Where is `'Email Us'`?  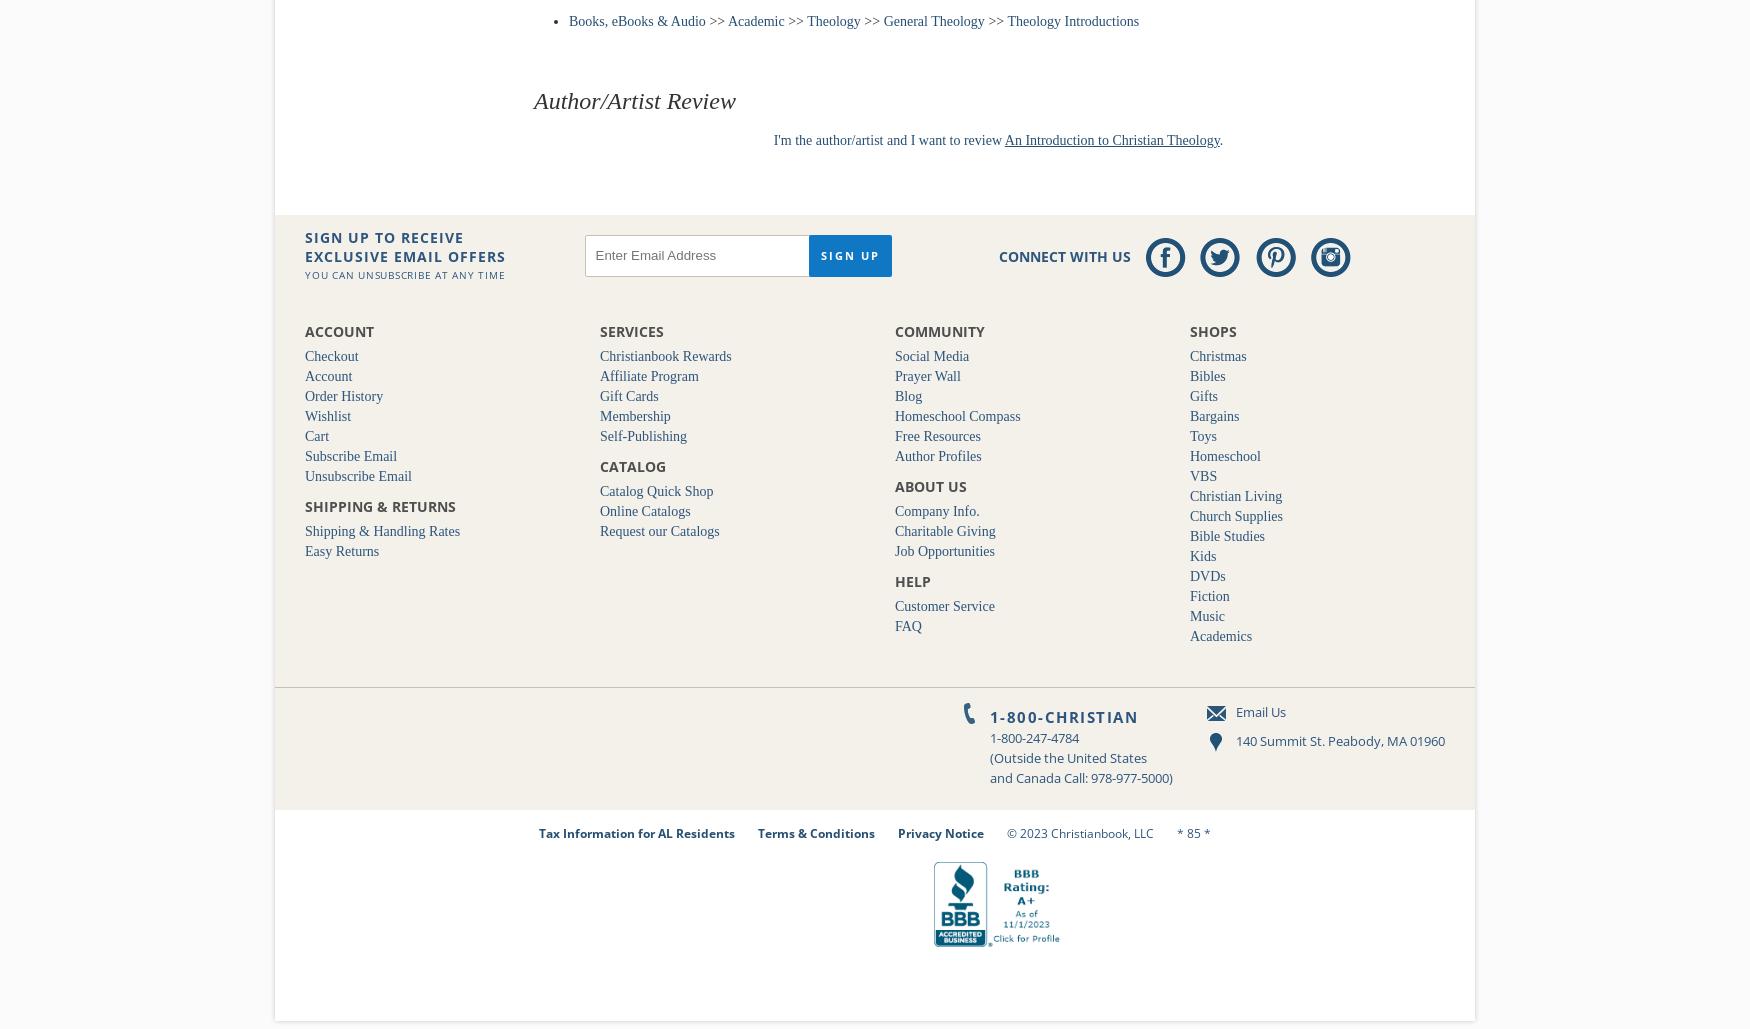
'Email Us' is located at coordinates (1260, 710).